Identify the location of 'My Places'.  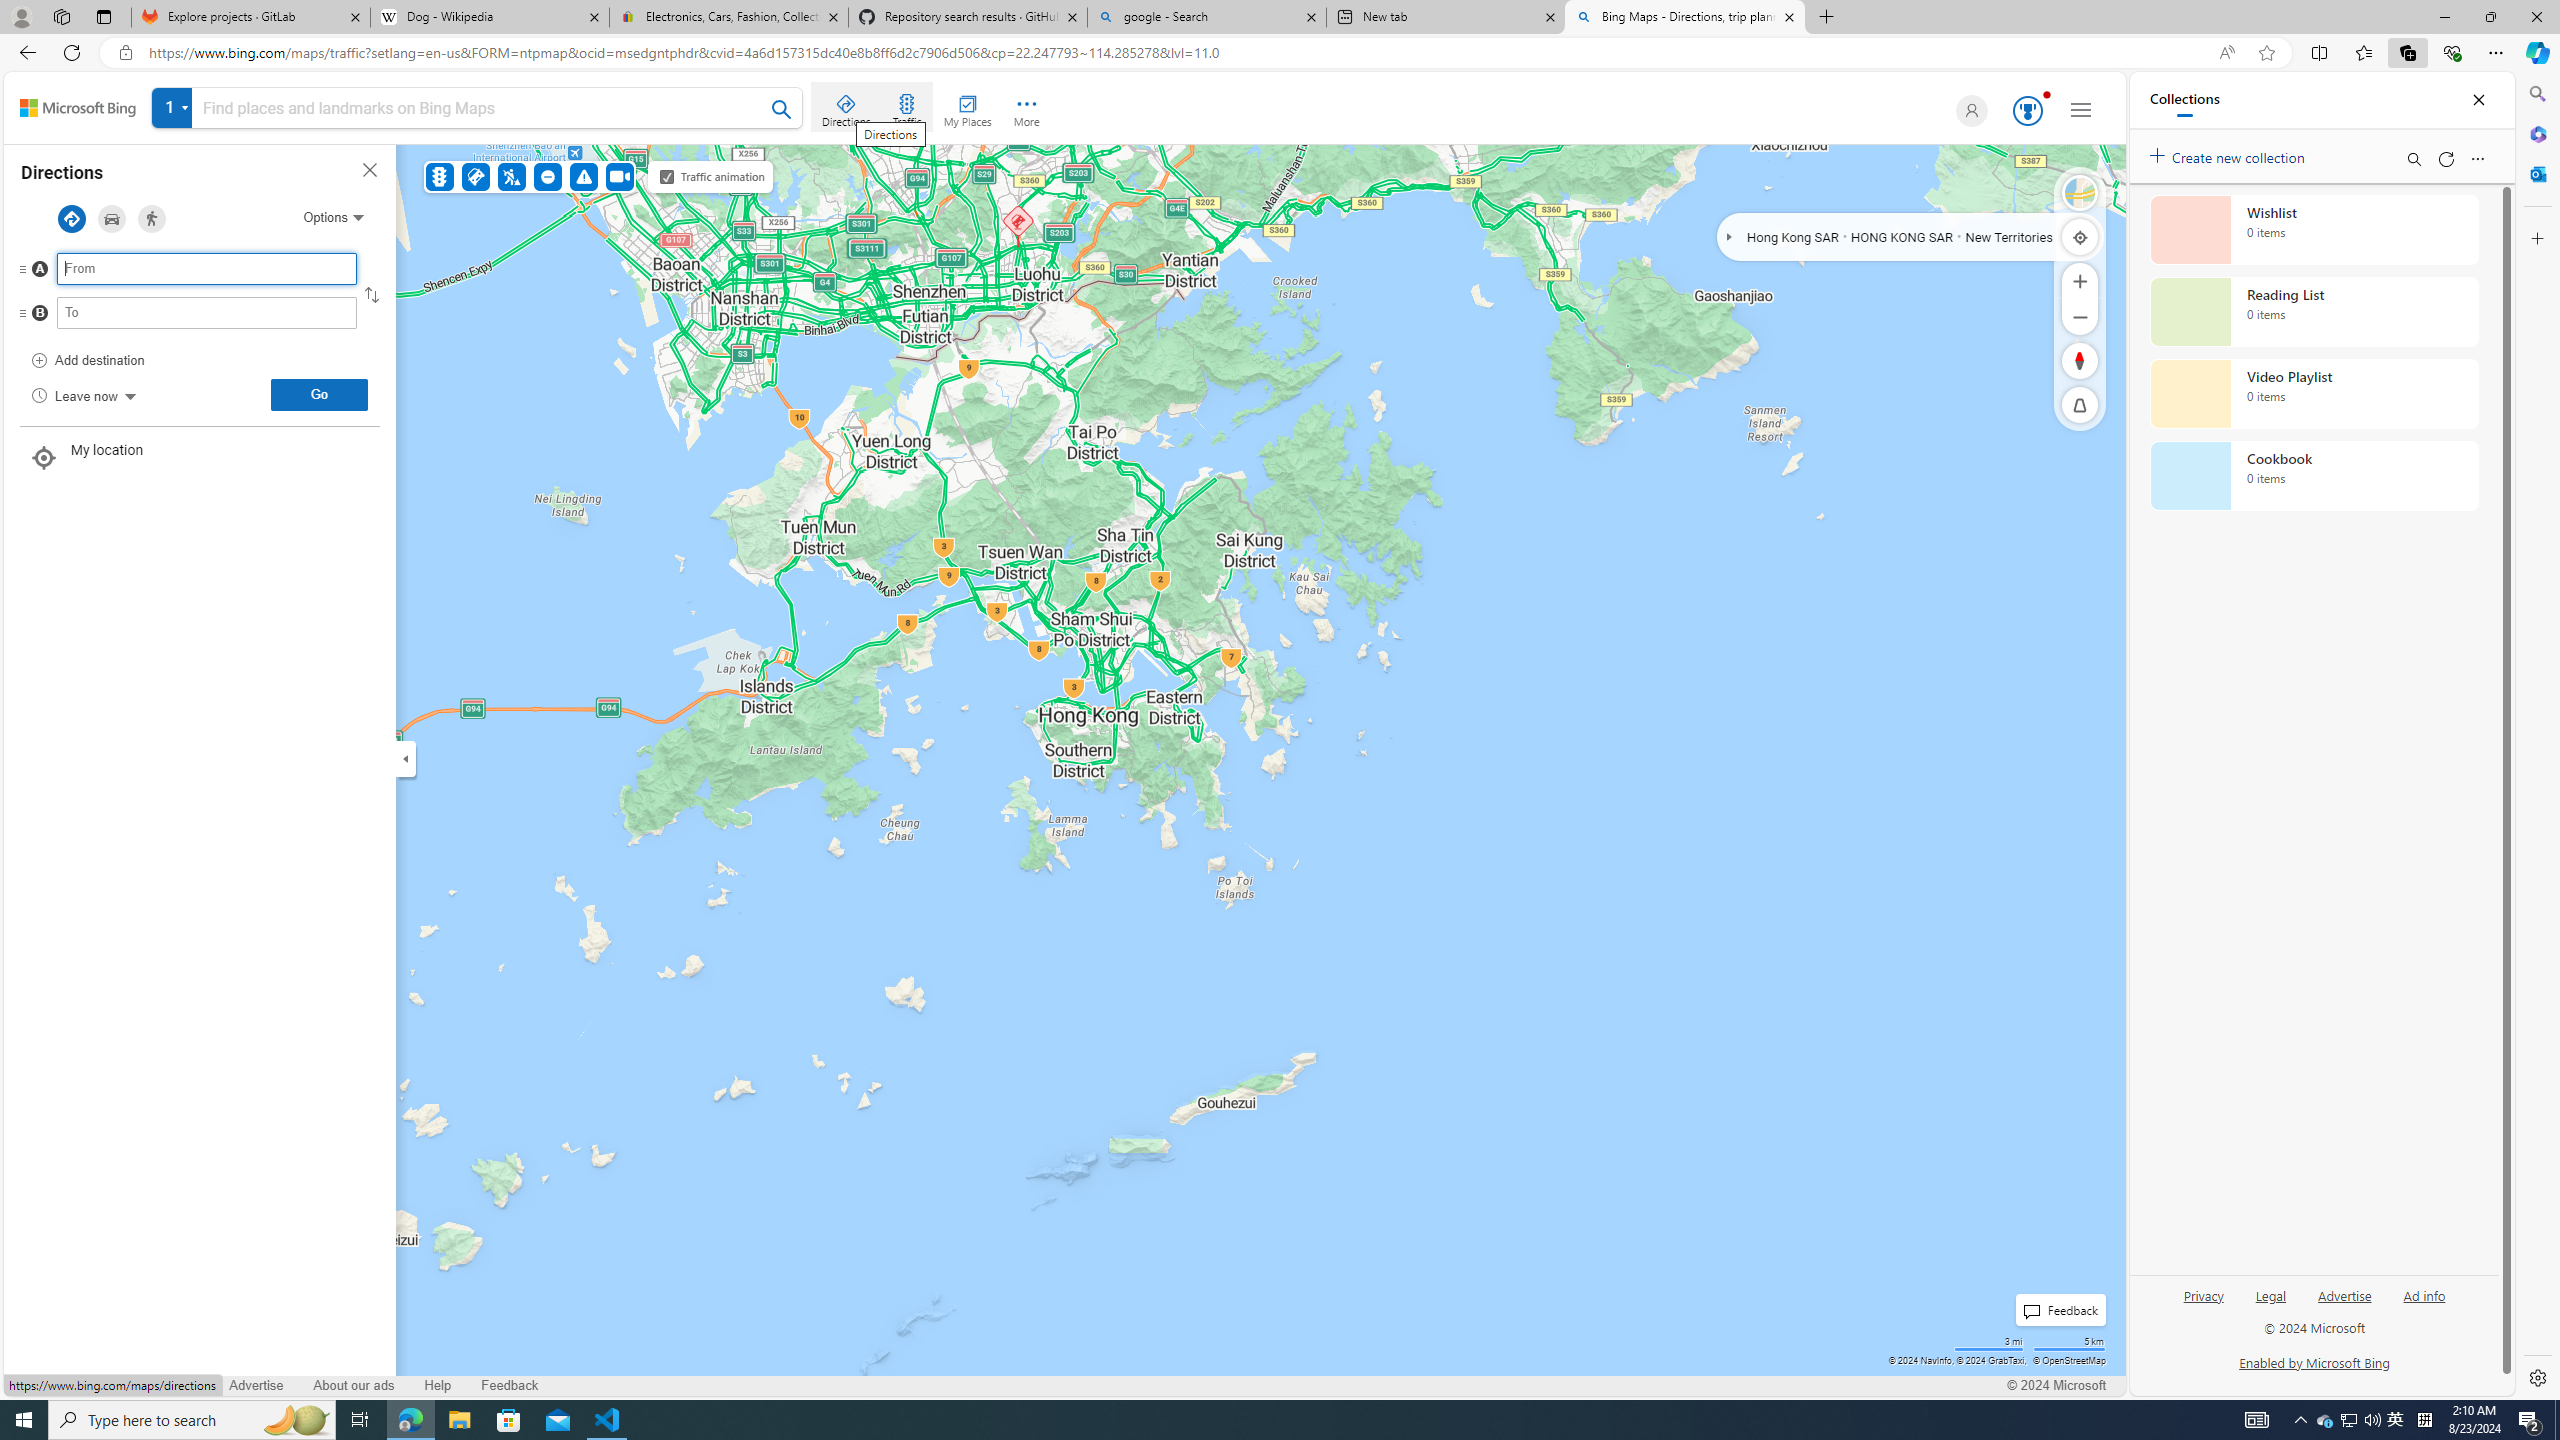
(966, 107).